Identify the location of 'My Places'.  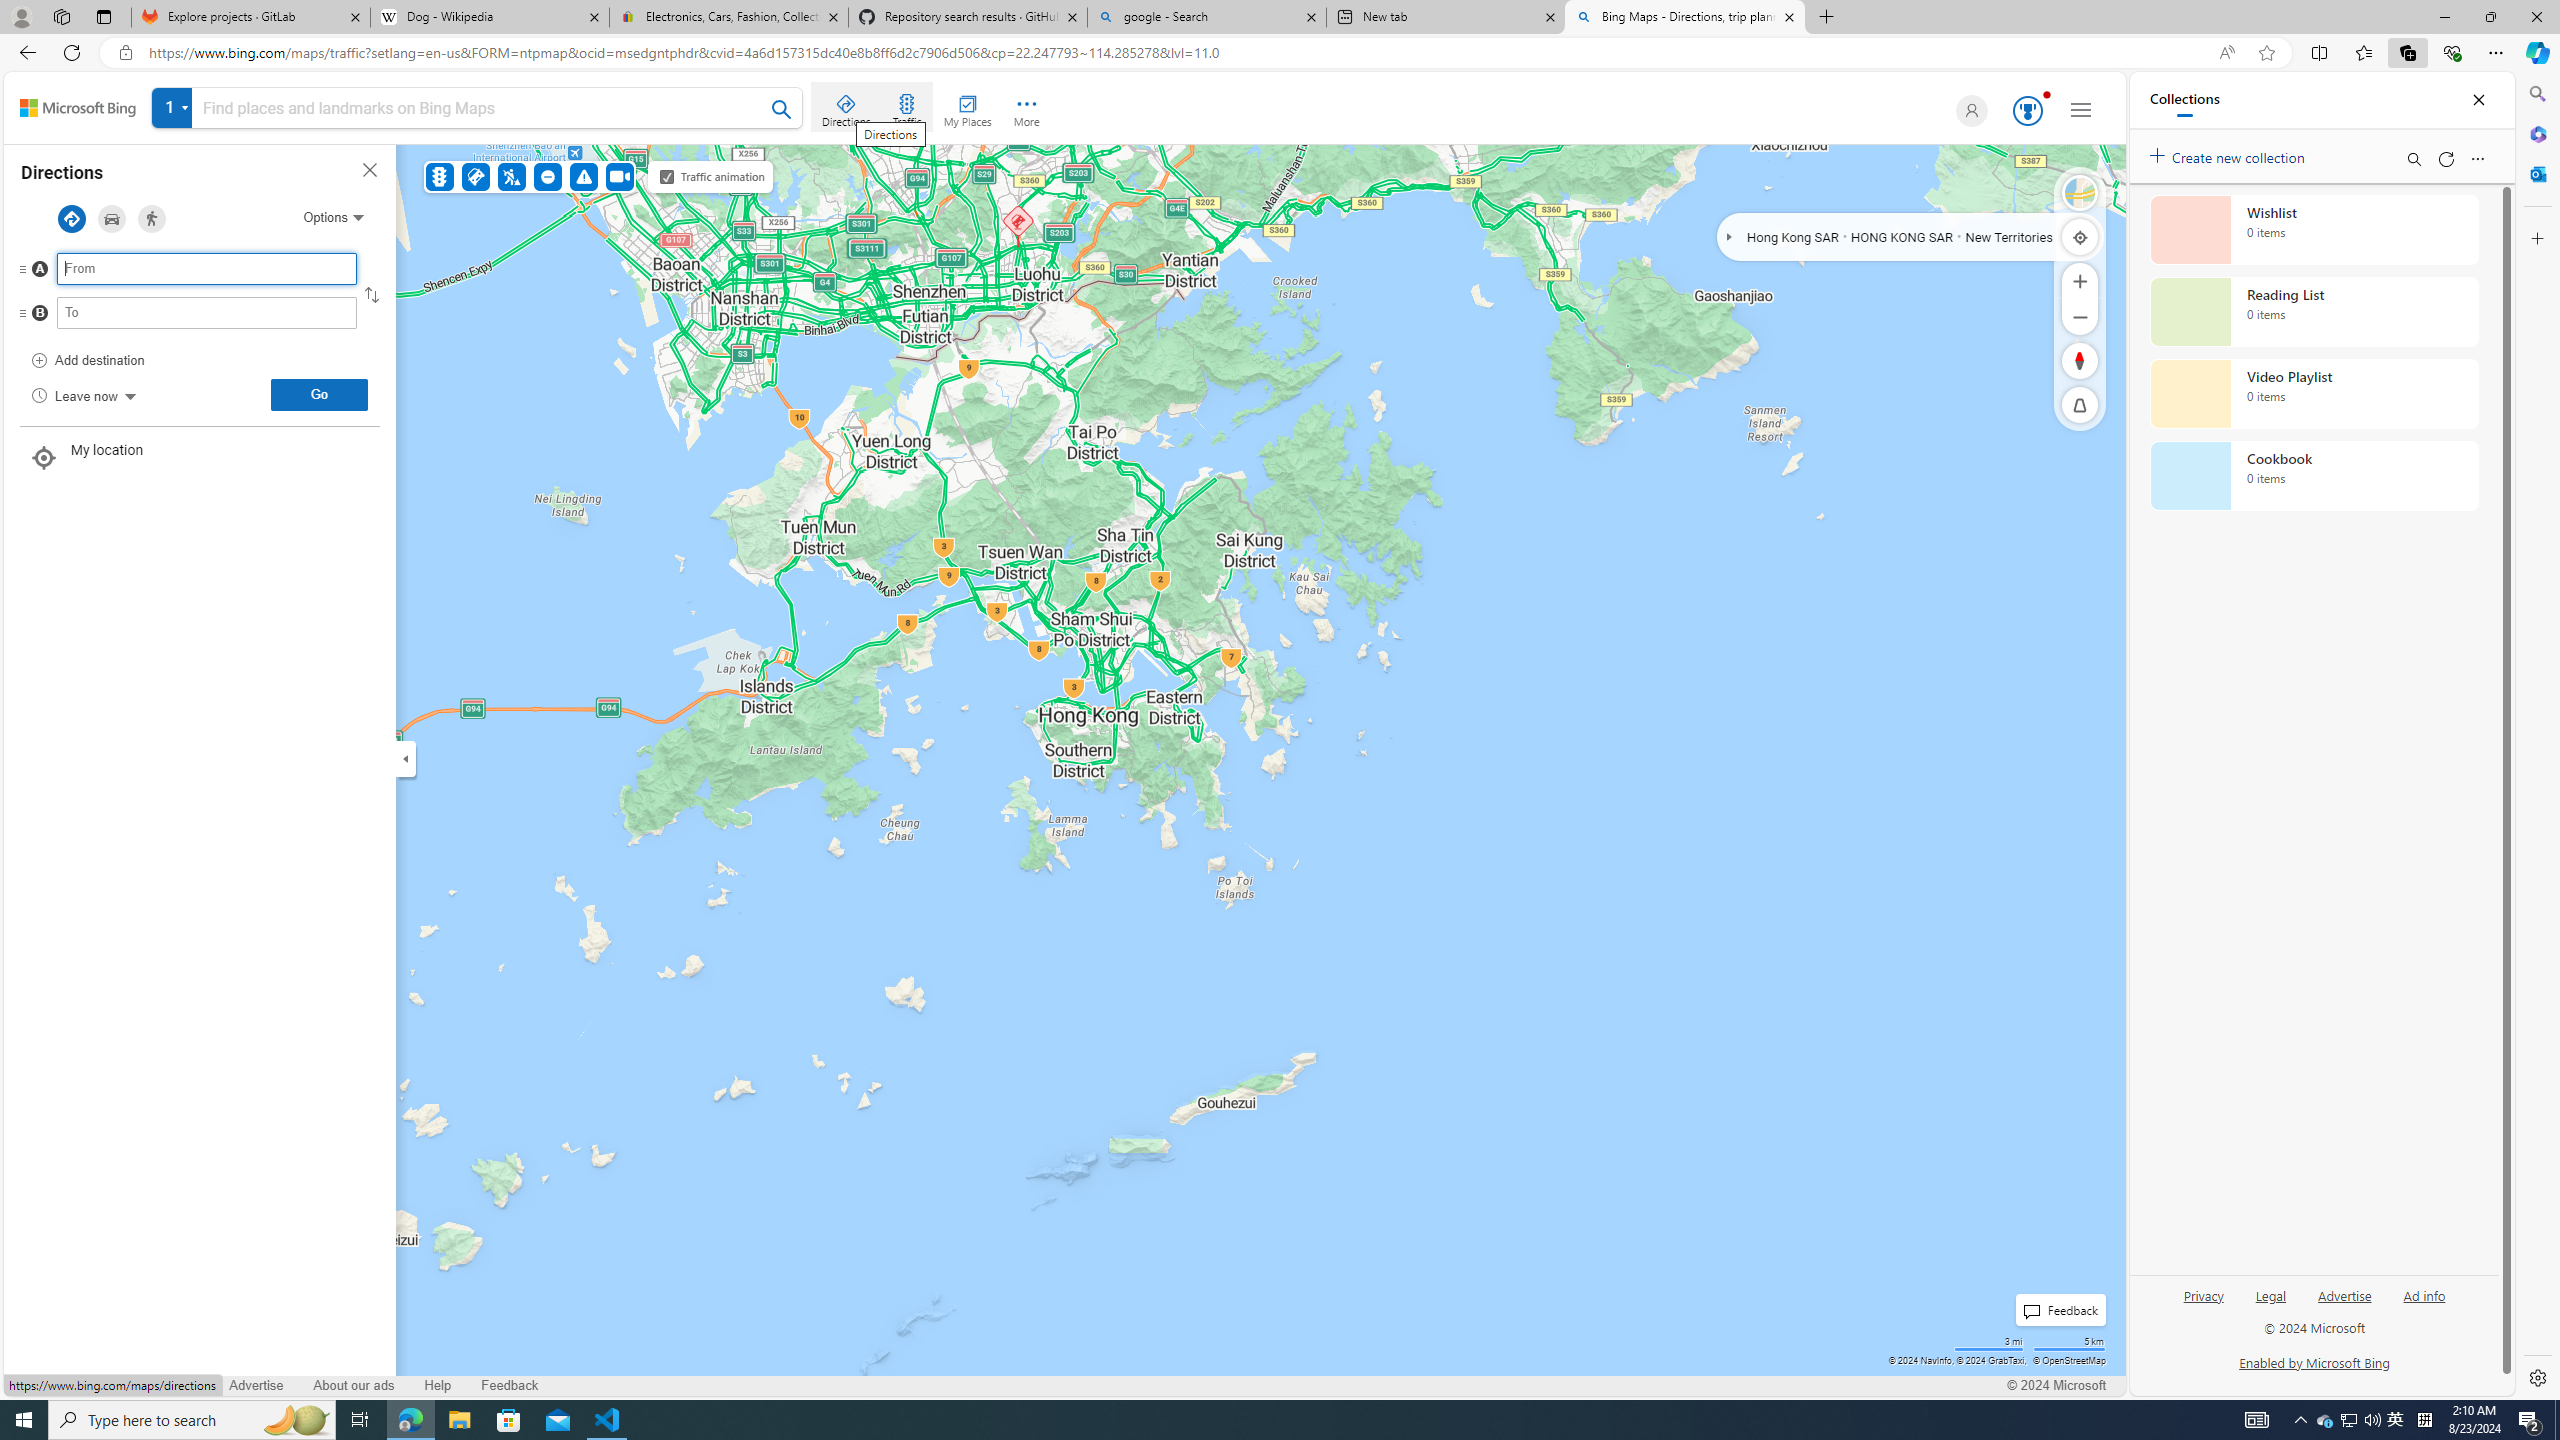
(966, 107).